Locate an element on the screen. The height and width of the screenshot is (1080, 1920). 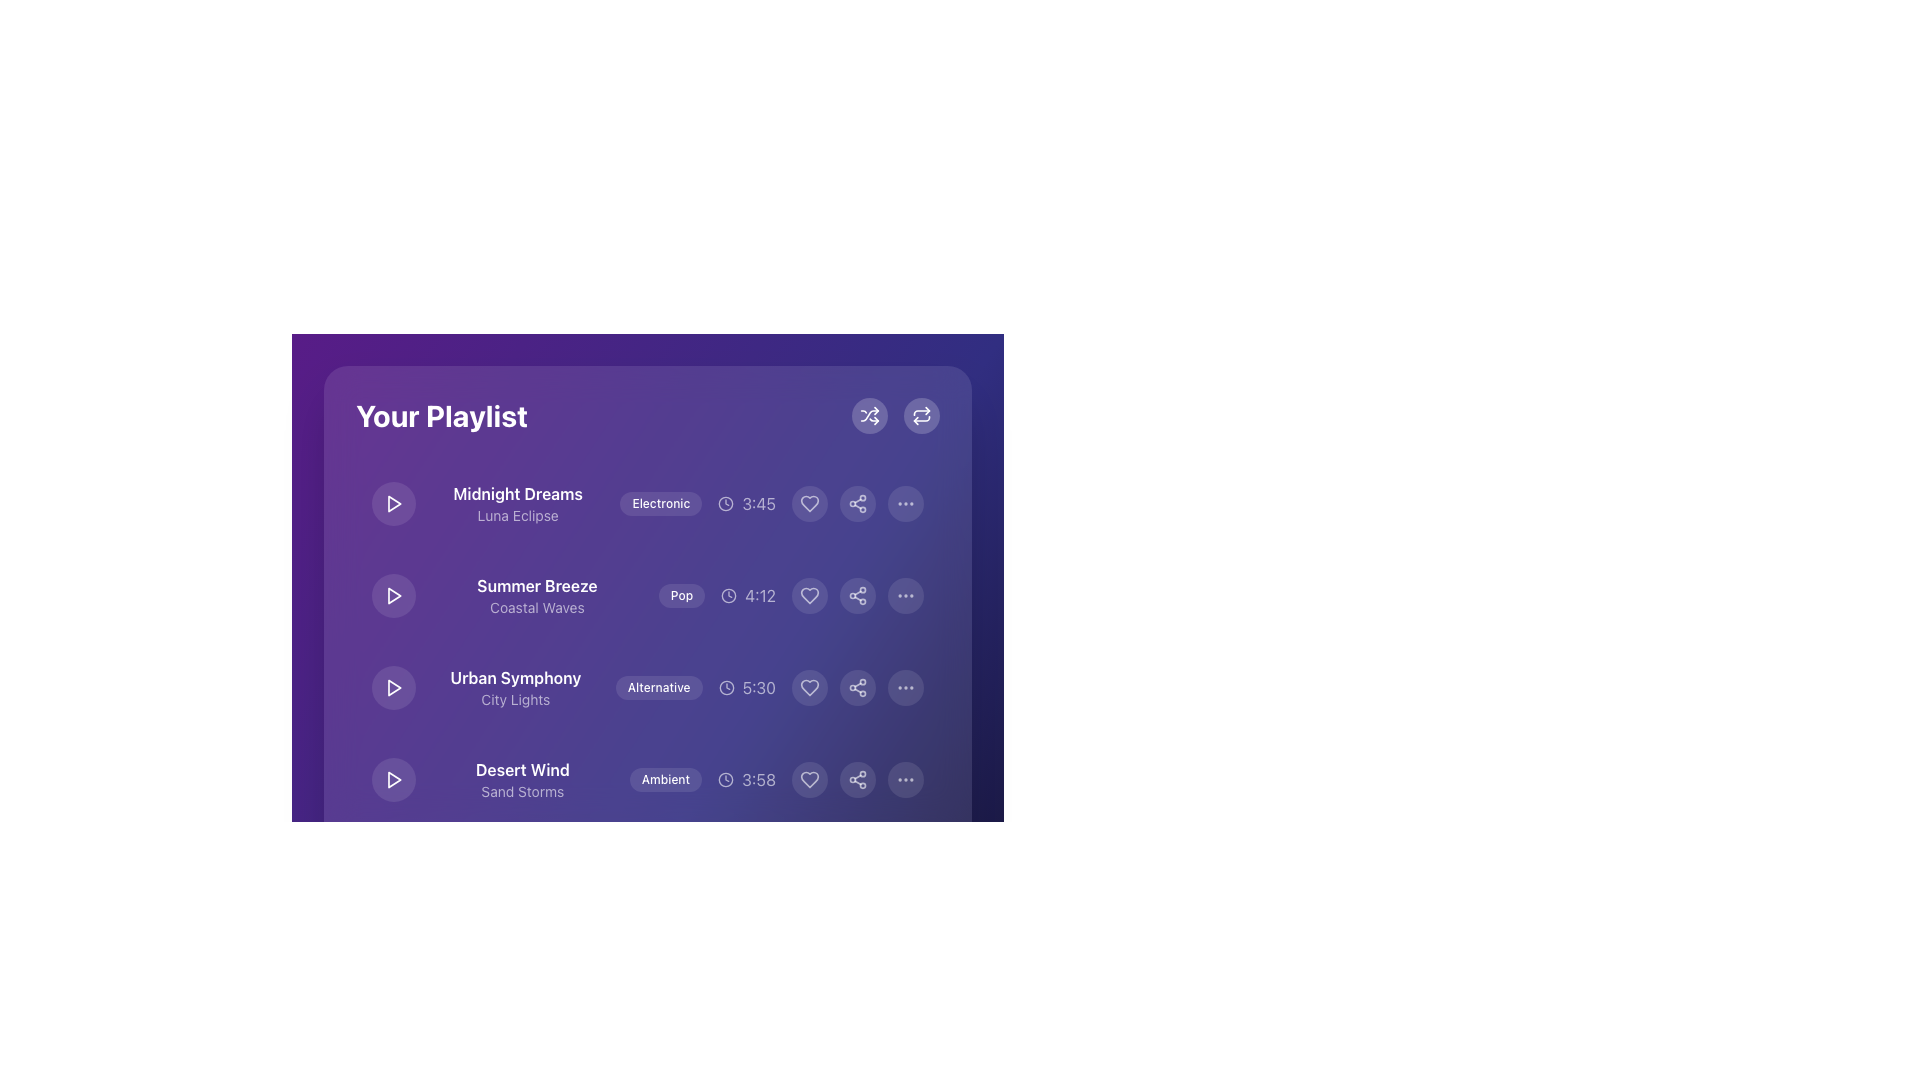
the circular button with a heart-shaped icon, which is the first icon next to the 'Urban Symphony' playlist item, to favorite the item is located at coordinates (810, 686).